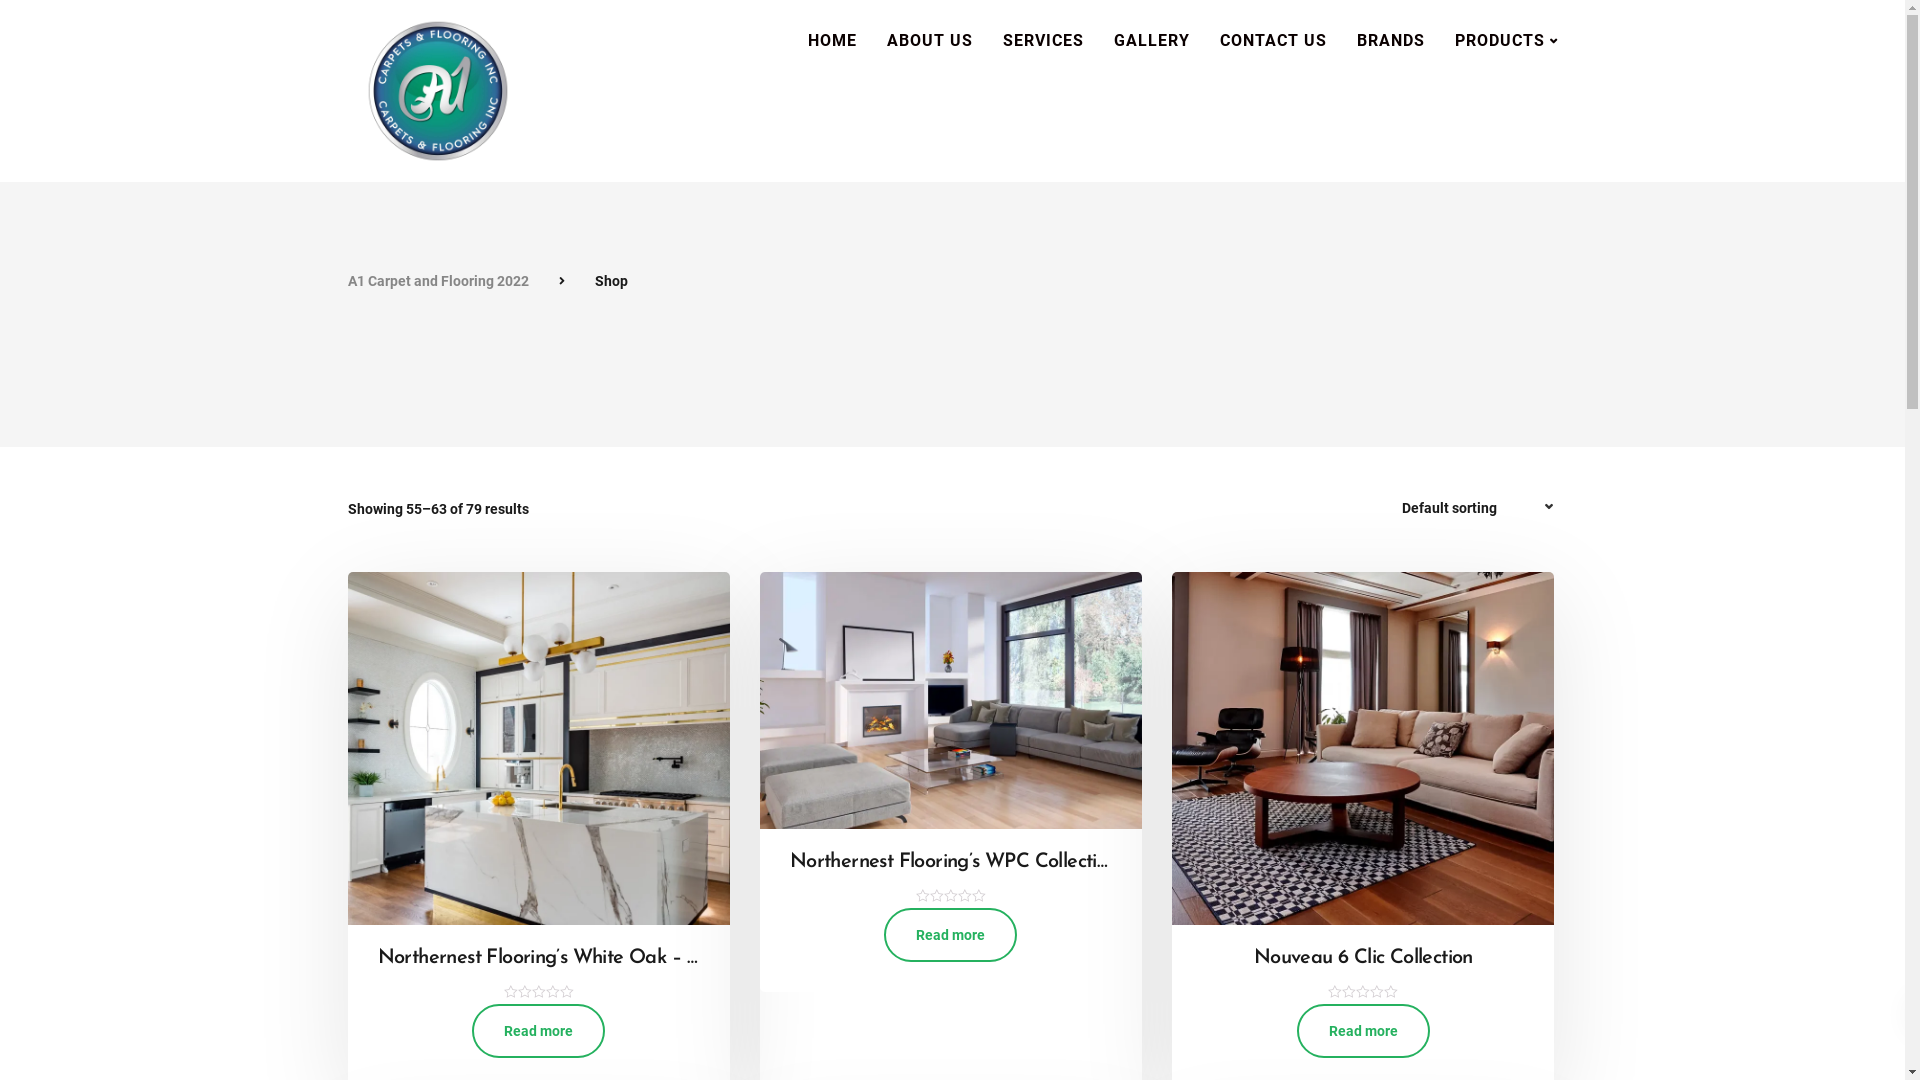 The height and width of the screenshot is (1080, 1920). Describe the element at coordinates (1042, 41) in the screenshot. I see `'SERVICES'` at that location.